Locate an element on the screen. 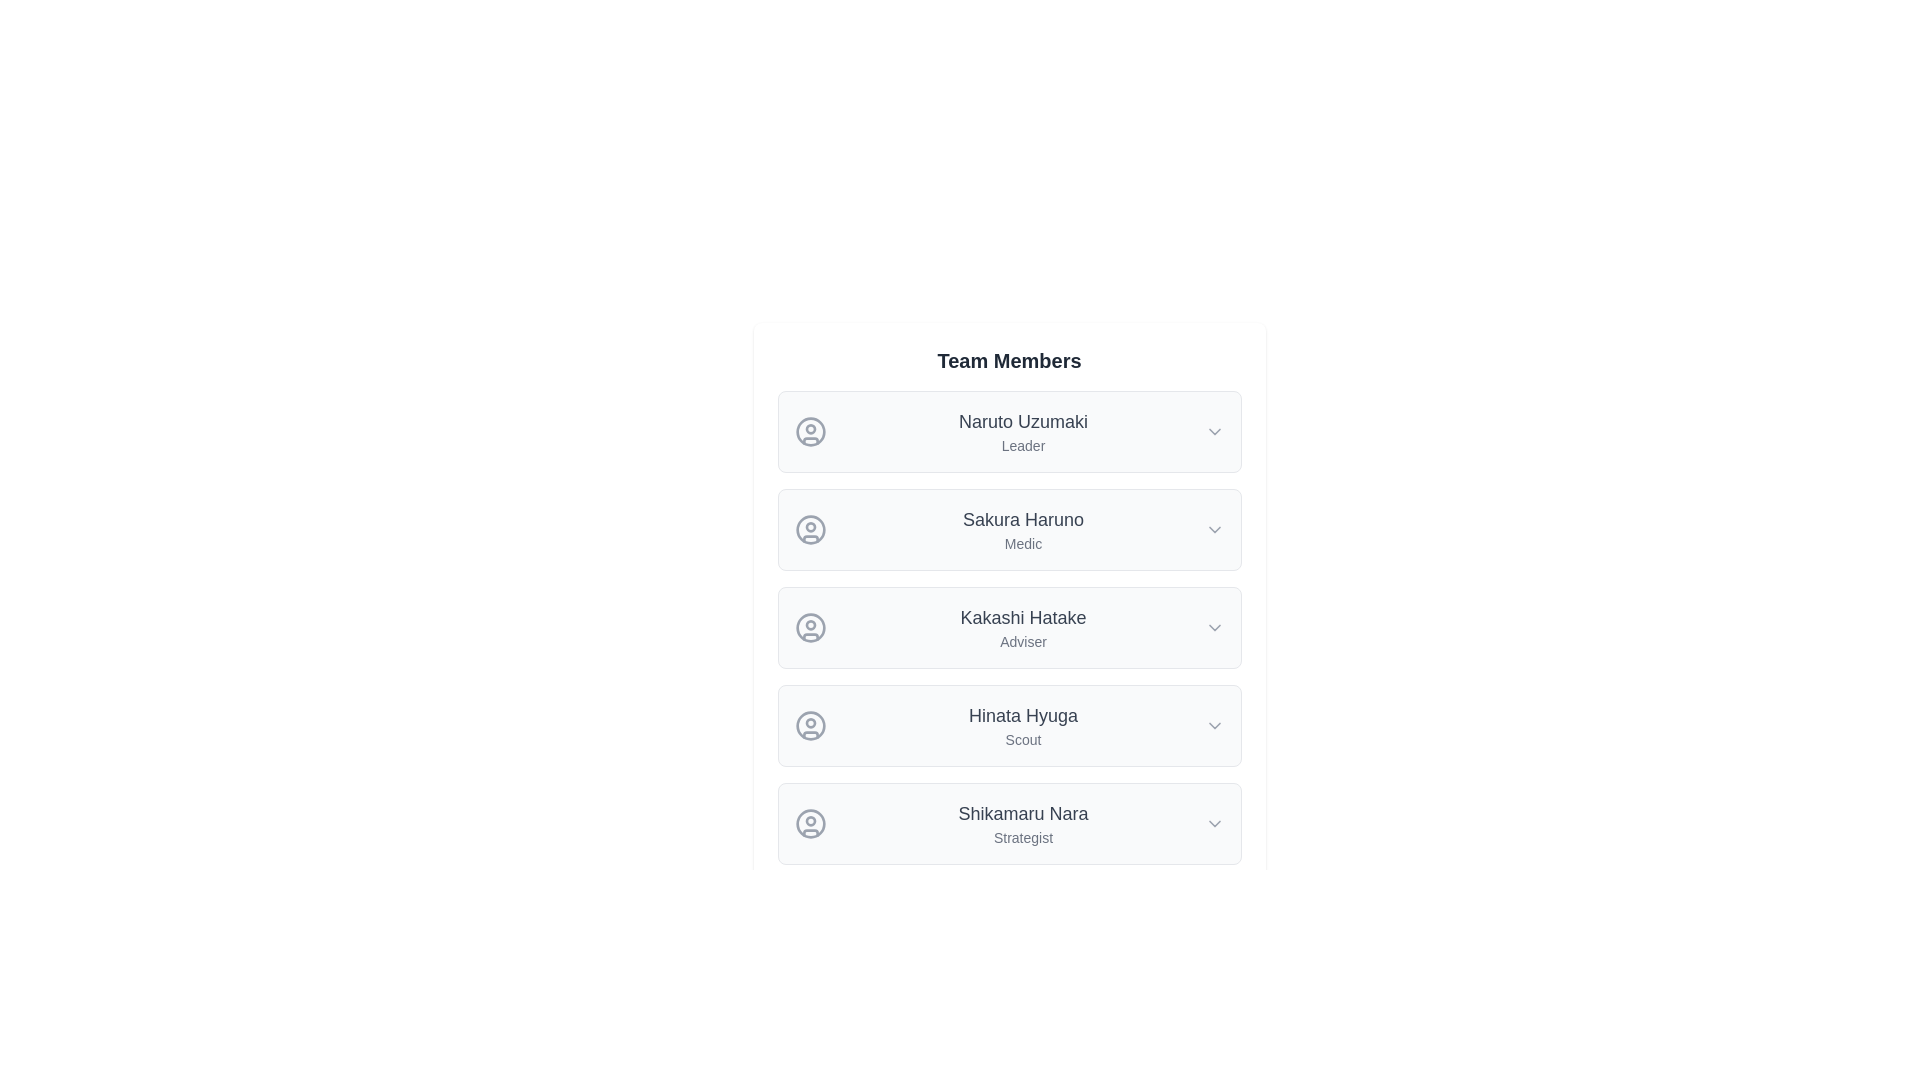 The width and height of the screenshot is (1920, 1080). the text label that indicates the role or title of the team member located directly below 'Naruto Uzumaki' in the first item of the vertically ordered list is located at coordinates (1023, 445).